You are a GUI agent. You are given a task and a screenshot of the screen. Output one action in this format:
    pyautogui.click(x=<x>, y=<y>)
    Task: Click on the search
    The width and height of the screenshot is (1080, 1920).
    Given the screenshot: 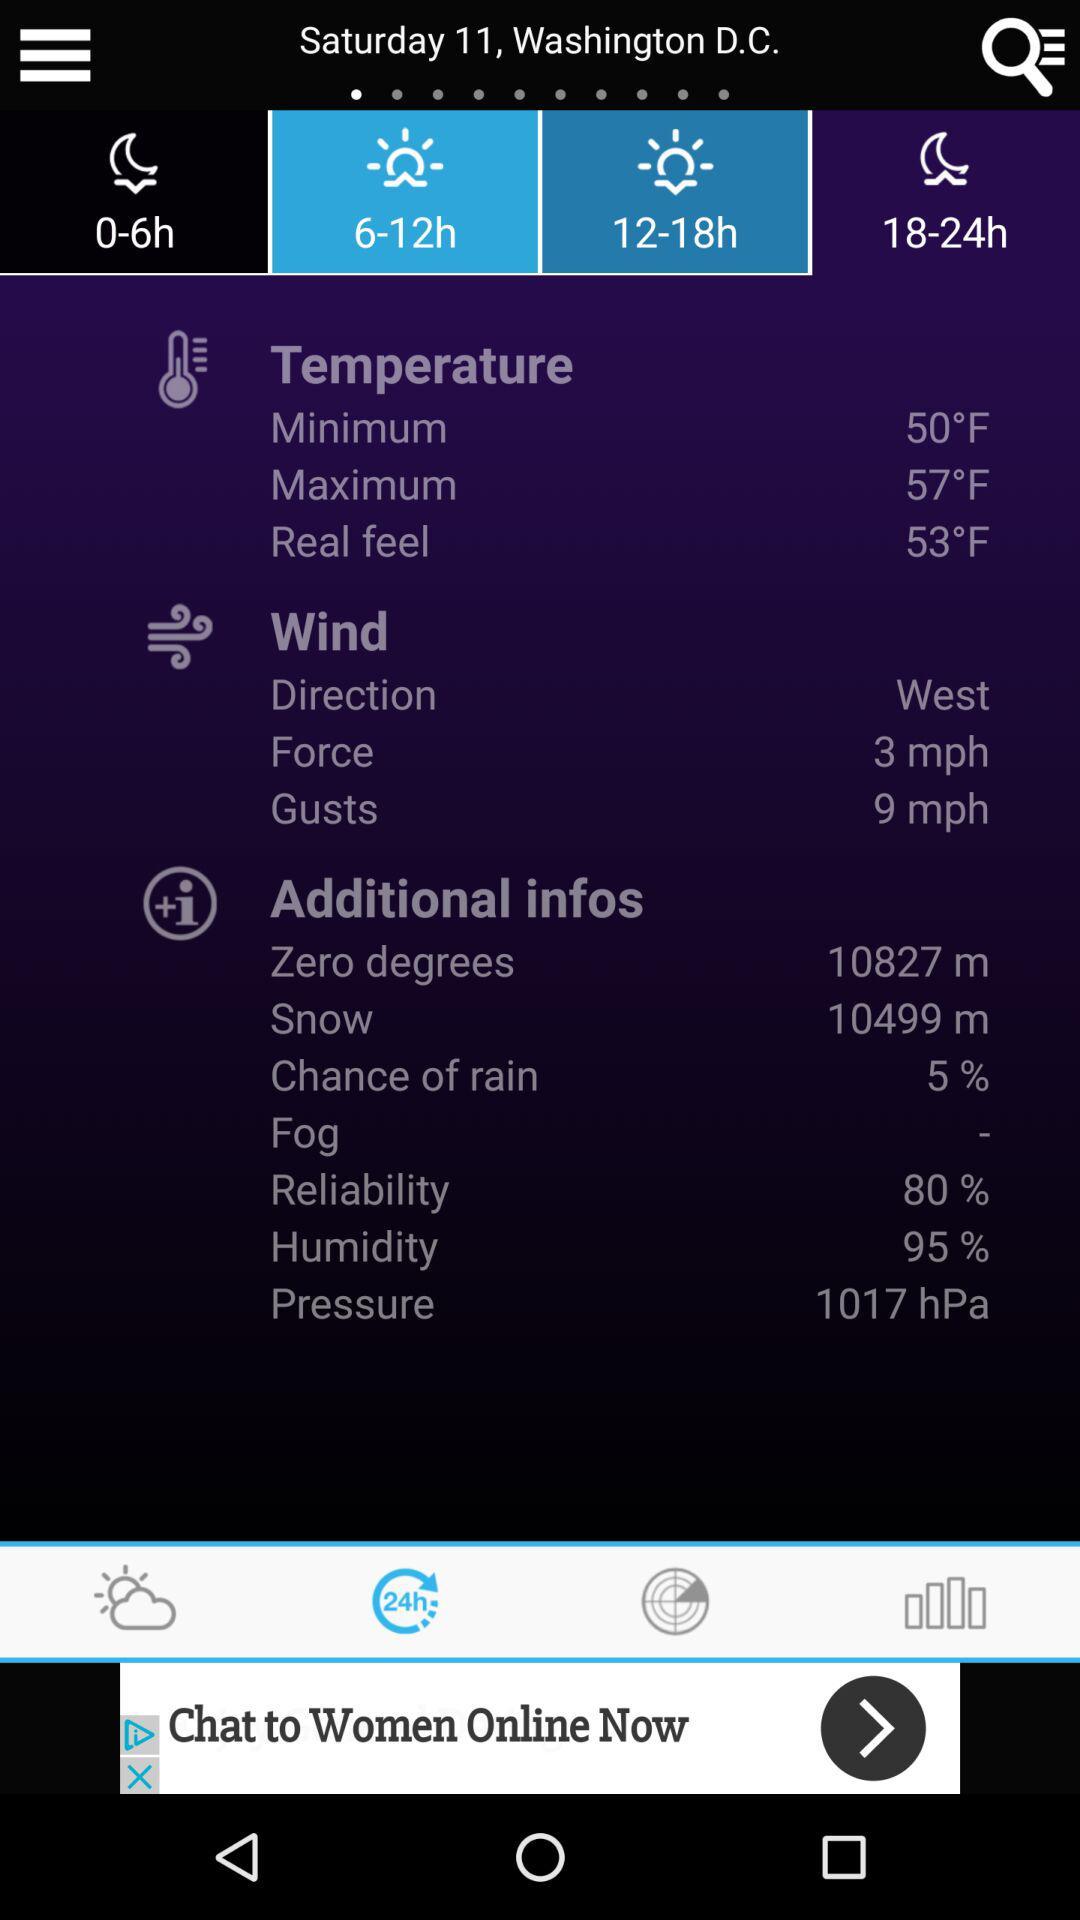 What is the action you would take?
    pyautogui.click(x=1024, y=55)
    